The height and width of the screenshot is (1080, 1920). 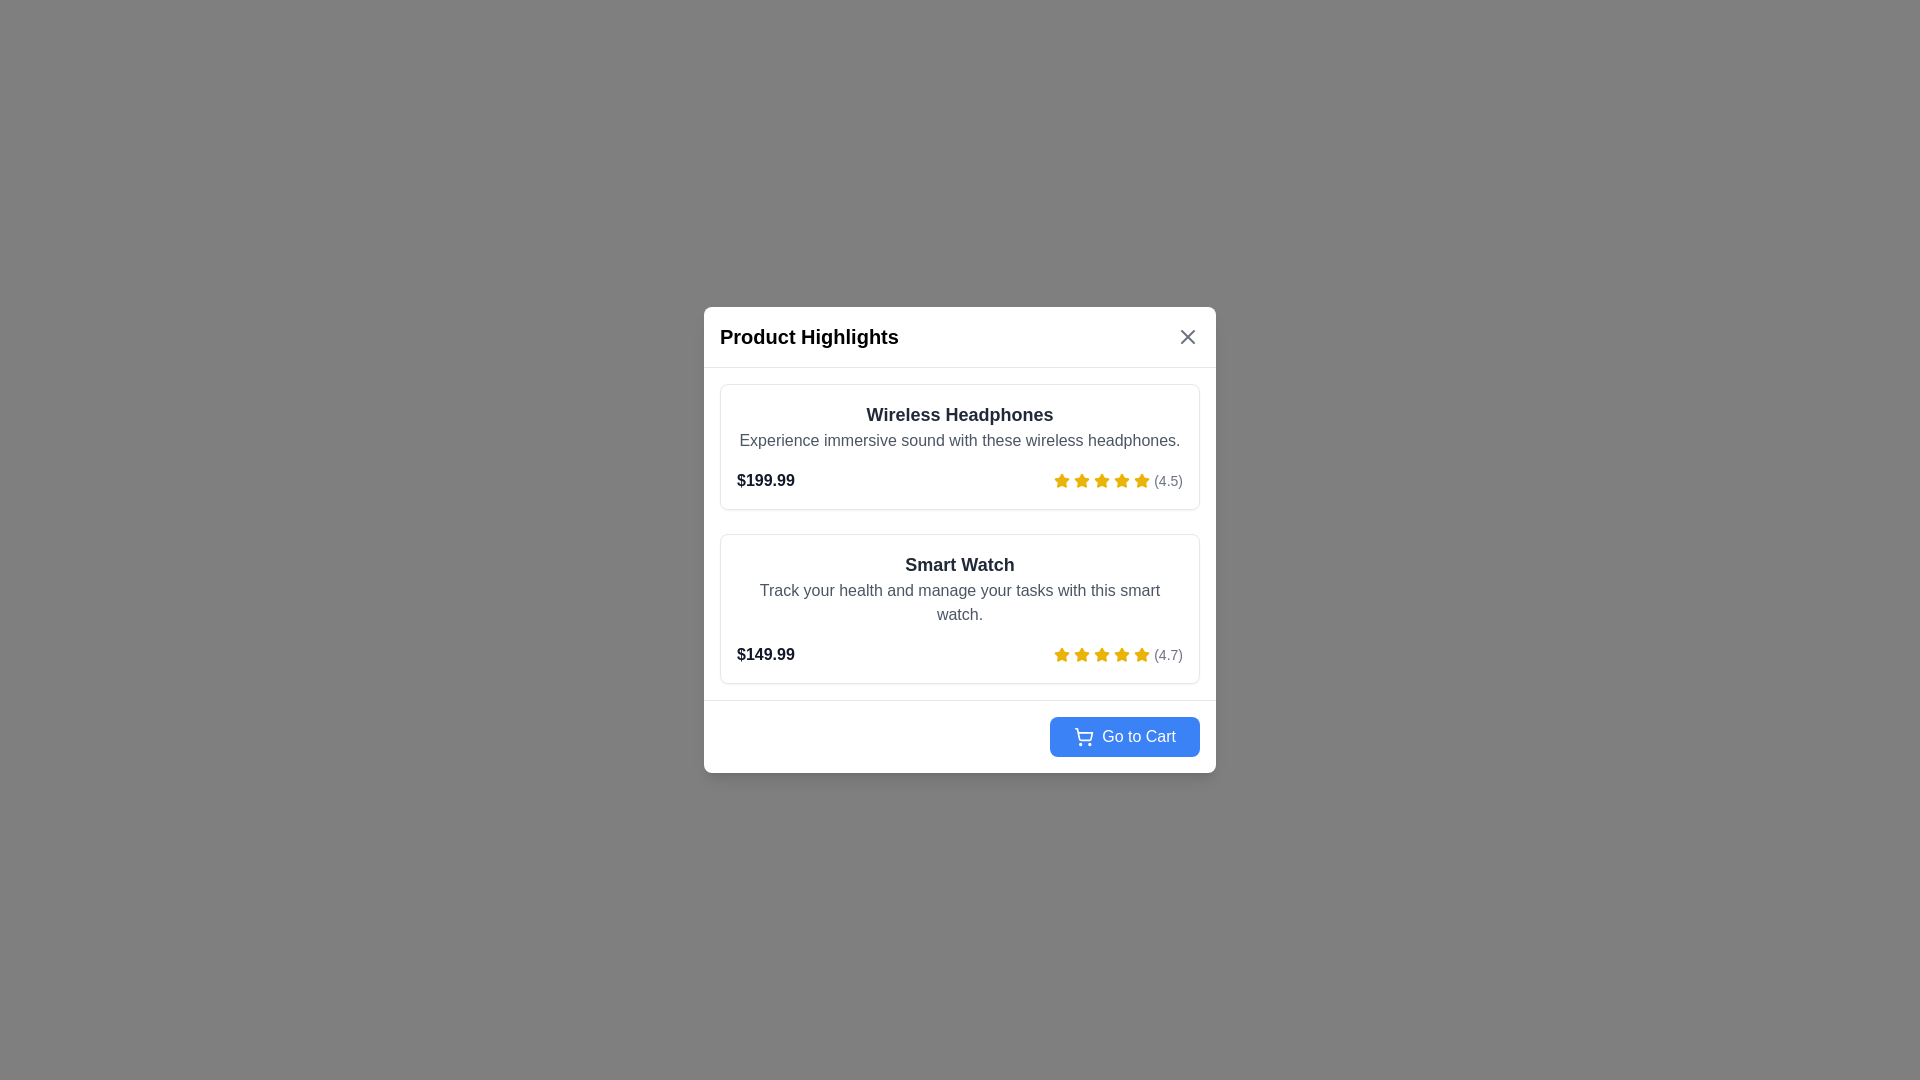 I want to click on first five-pointed yellow star icon with a centered red accent, which represents the rating for the 'Wireless Headphones' product, so click(x=1081, y=480).